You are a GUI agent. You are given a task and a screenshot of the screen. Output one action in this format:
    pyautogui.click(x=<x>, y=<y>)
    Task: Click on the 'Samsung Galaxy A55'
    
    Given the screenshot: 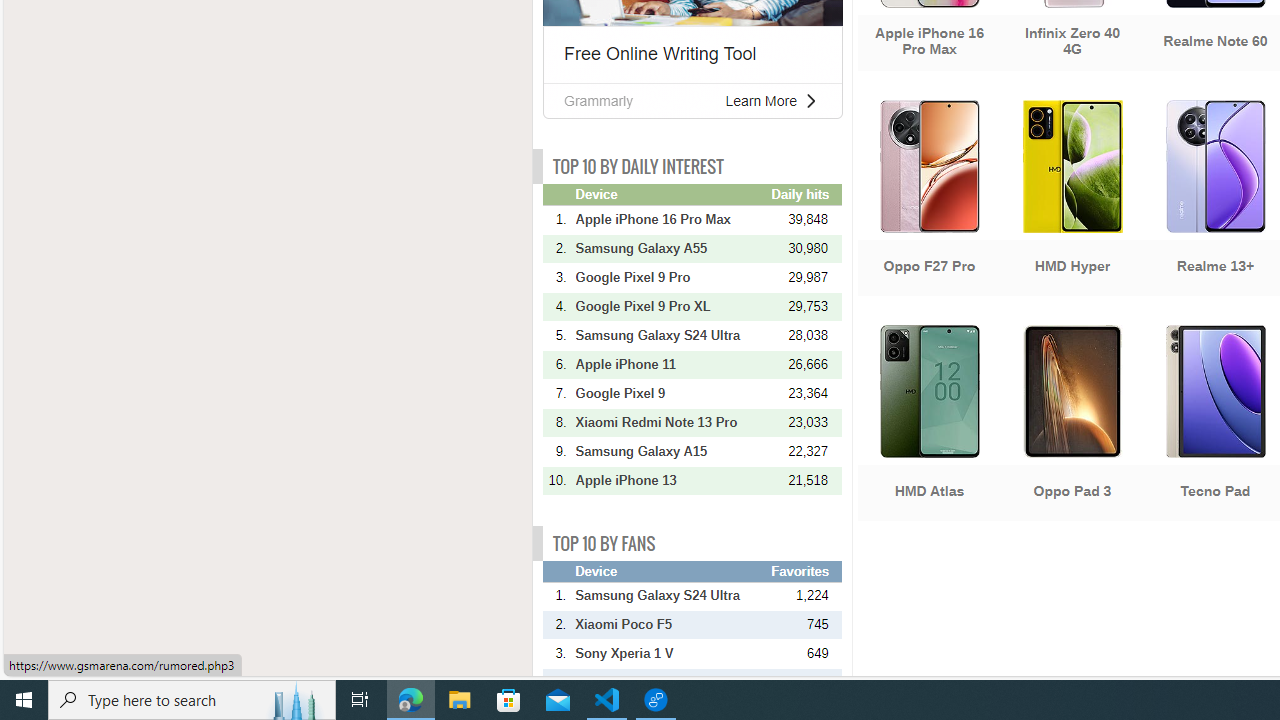 What is the action you would take?
    pyautogui.click(x=671, y=247)
    